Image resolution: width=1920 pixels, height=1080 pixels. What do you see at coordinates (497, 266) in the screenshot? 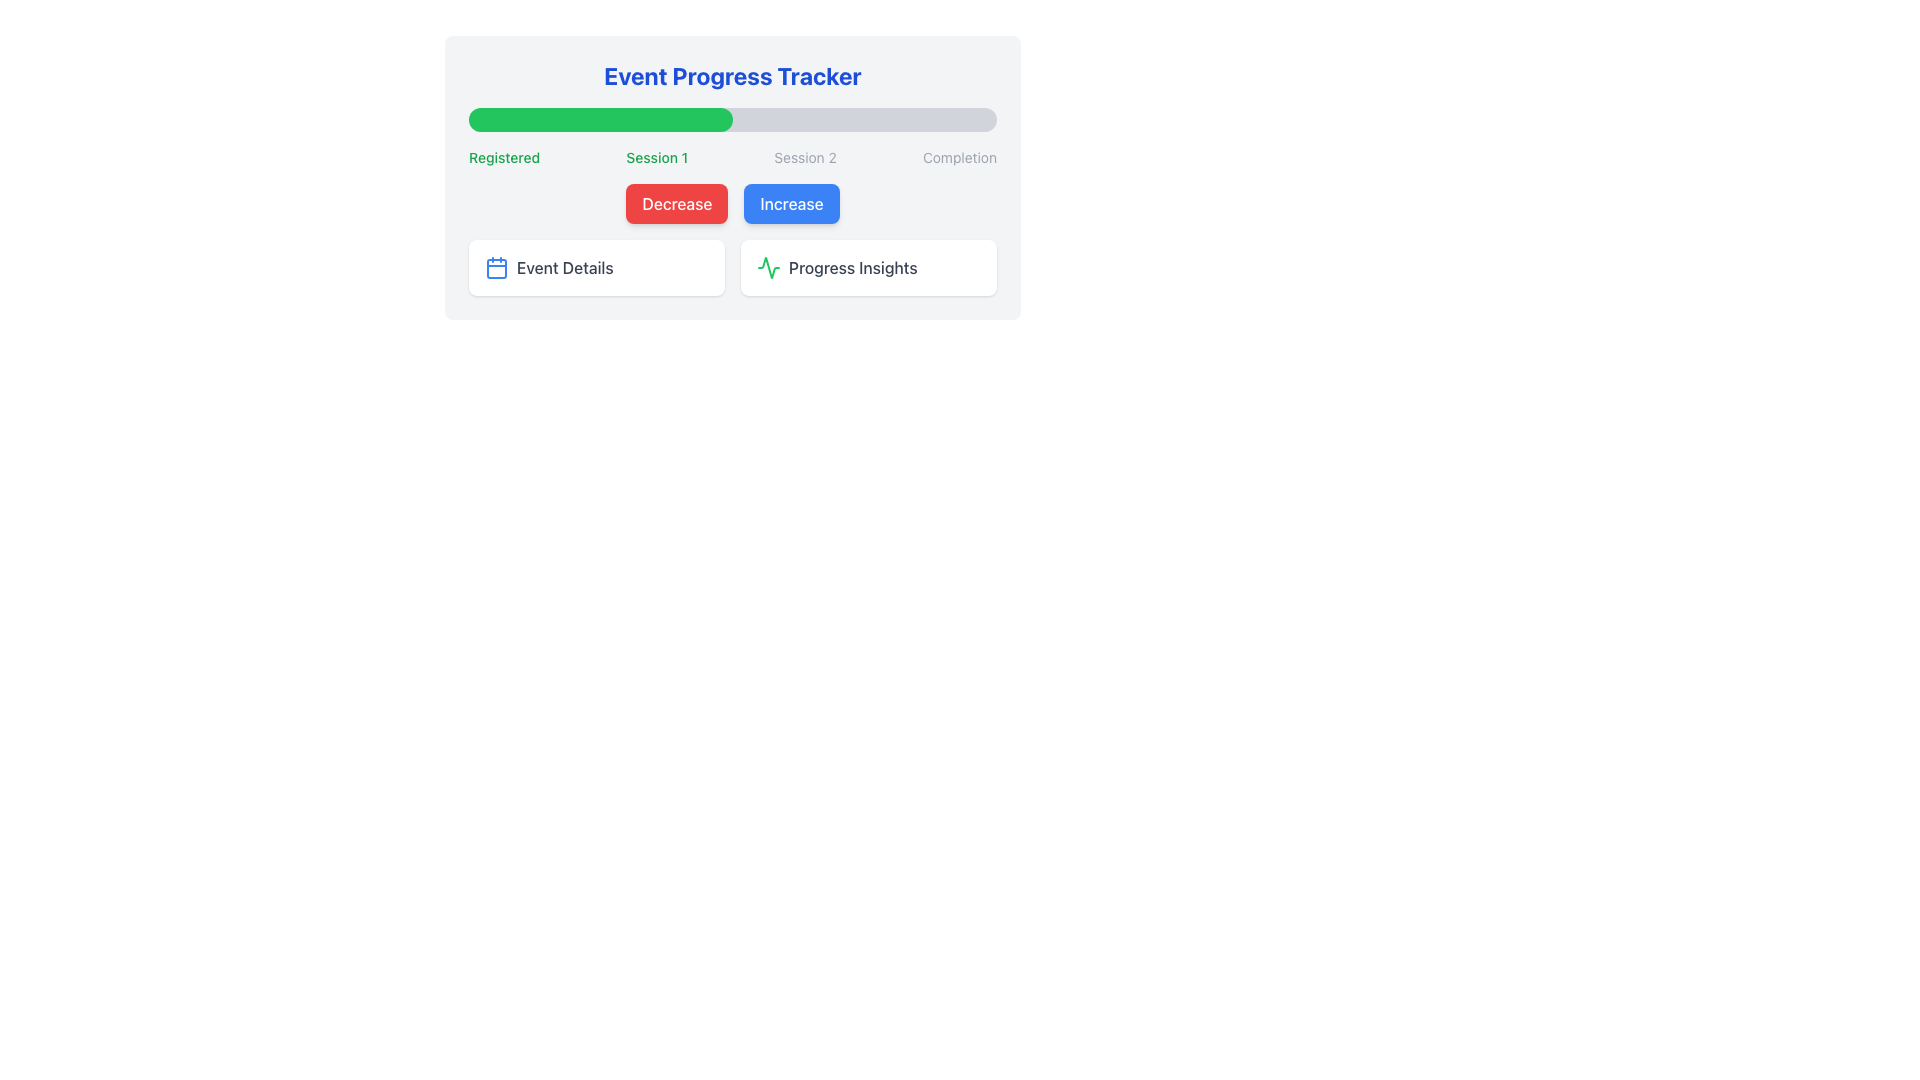
I see `the calendar icon within the 'Event Details' button, which is the first option below the progress tracker bar` at bounding box center [497, 266].